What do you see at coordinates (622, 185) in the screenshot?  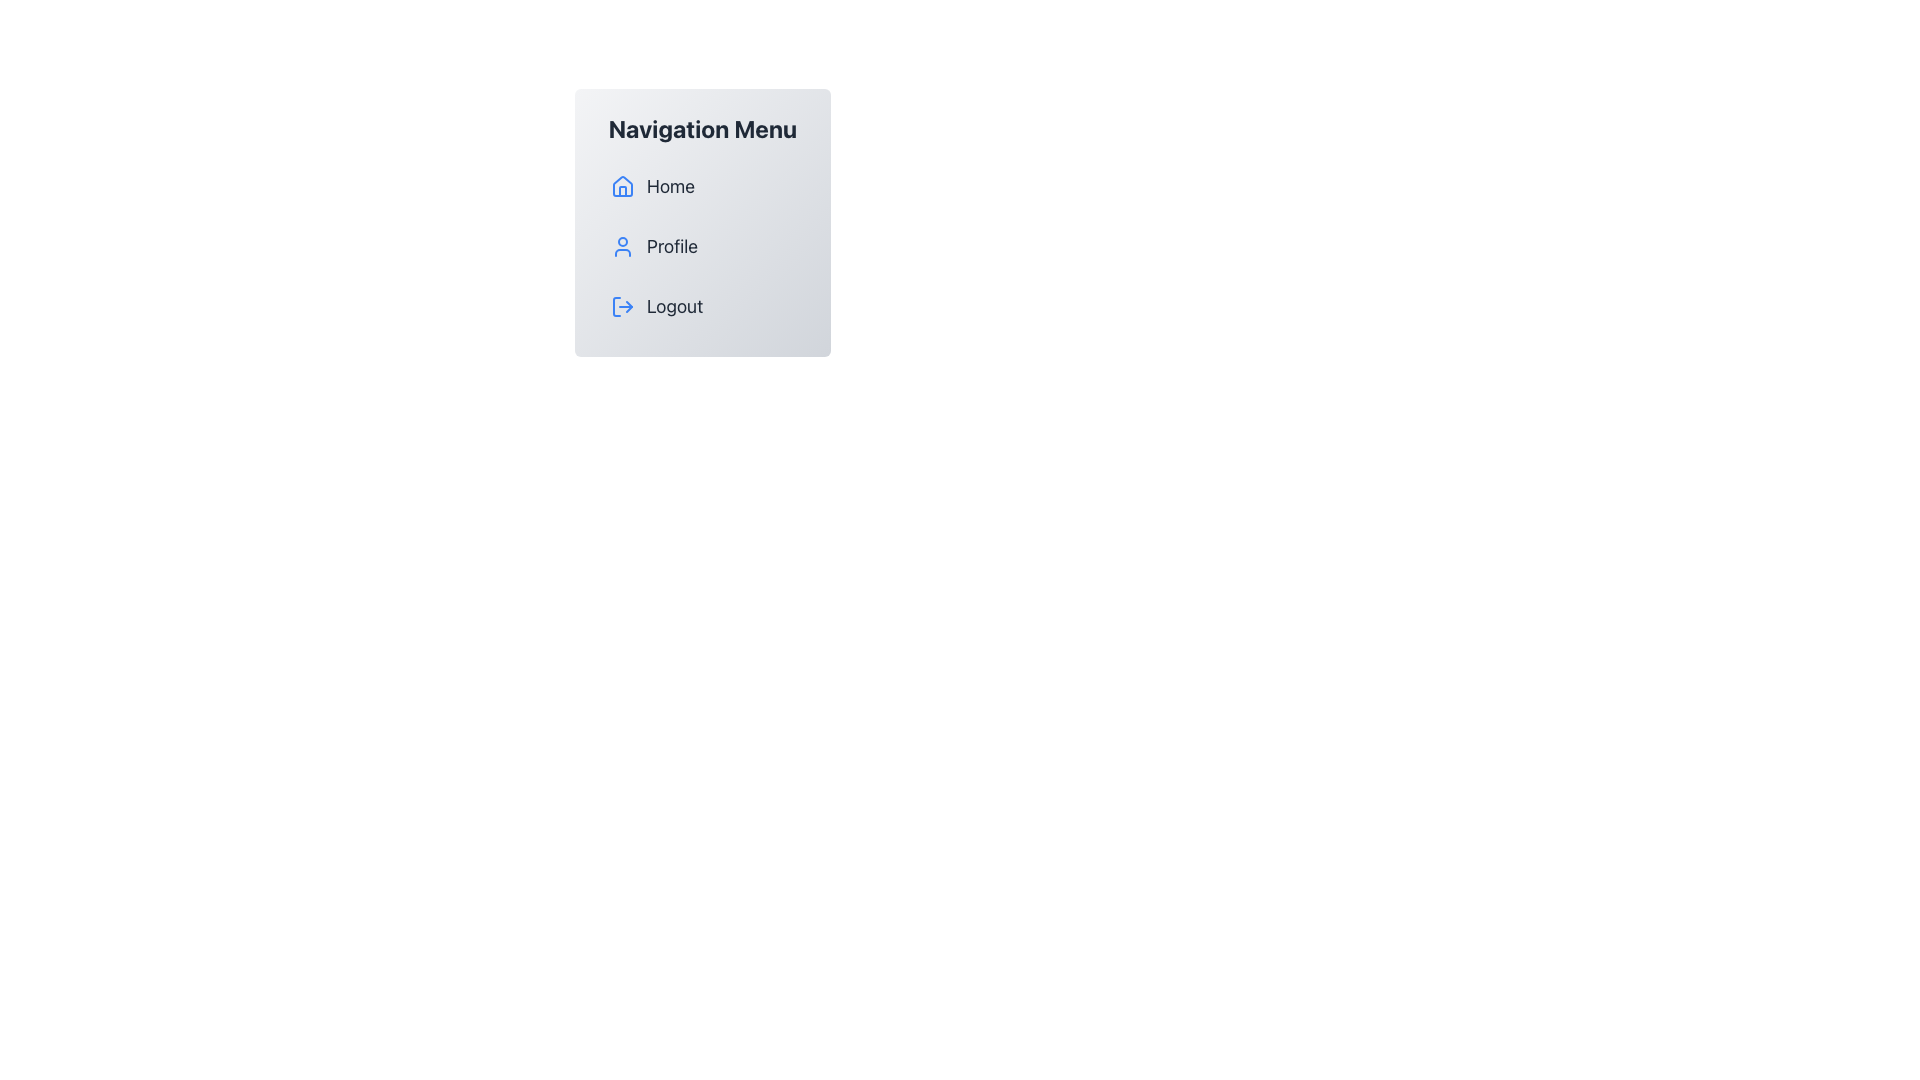 I see `the 'Home' icon in the navigation menu, which is positioned in the upper left quadrant and aligned to the left of the 'Home' text label` at bounding box center [622, 185].